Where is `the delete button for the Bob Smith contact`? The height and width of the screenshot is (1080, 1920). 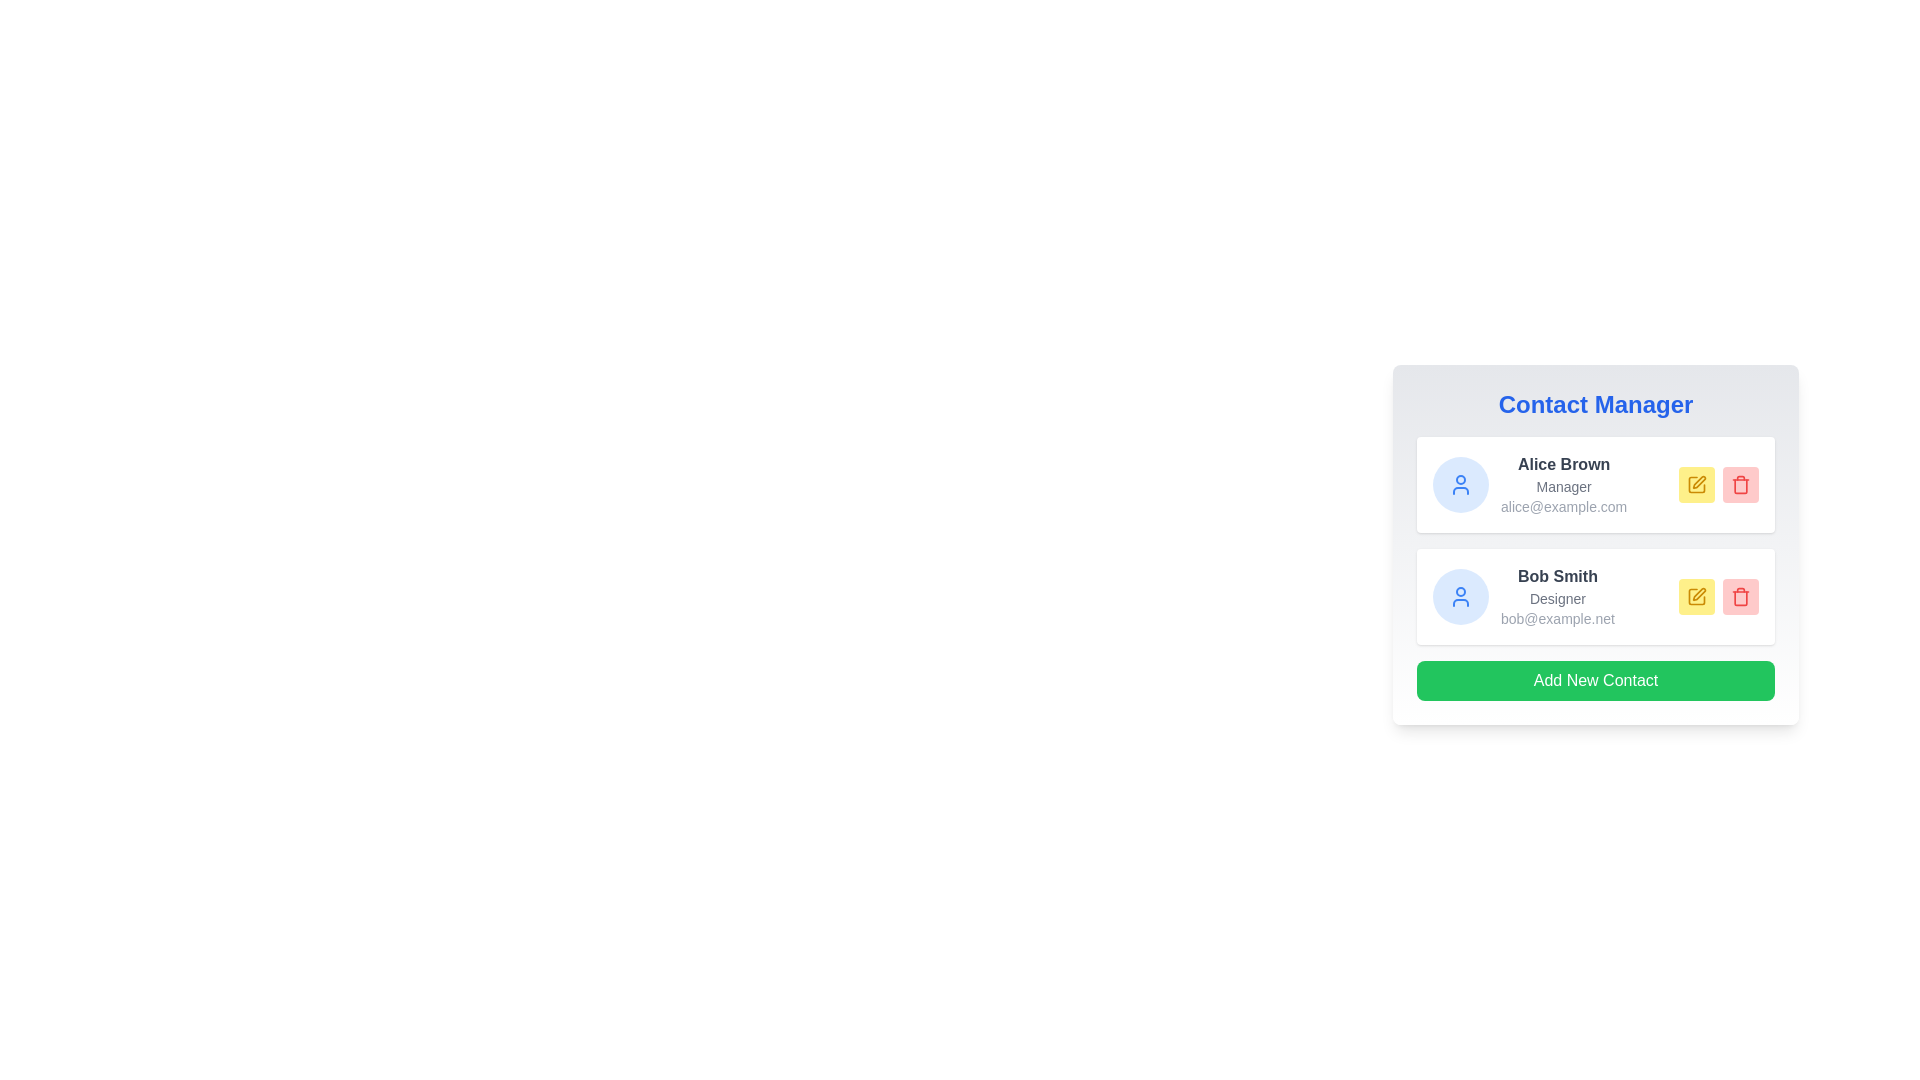
the delete button for the Bob Smith contact is located at coordinates (1740, 596).